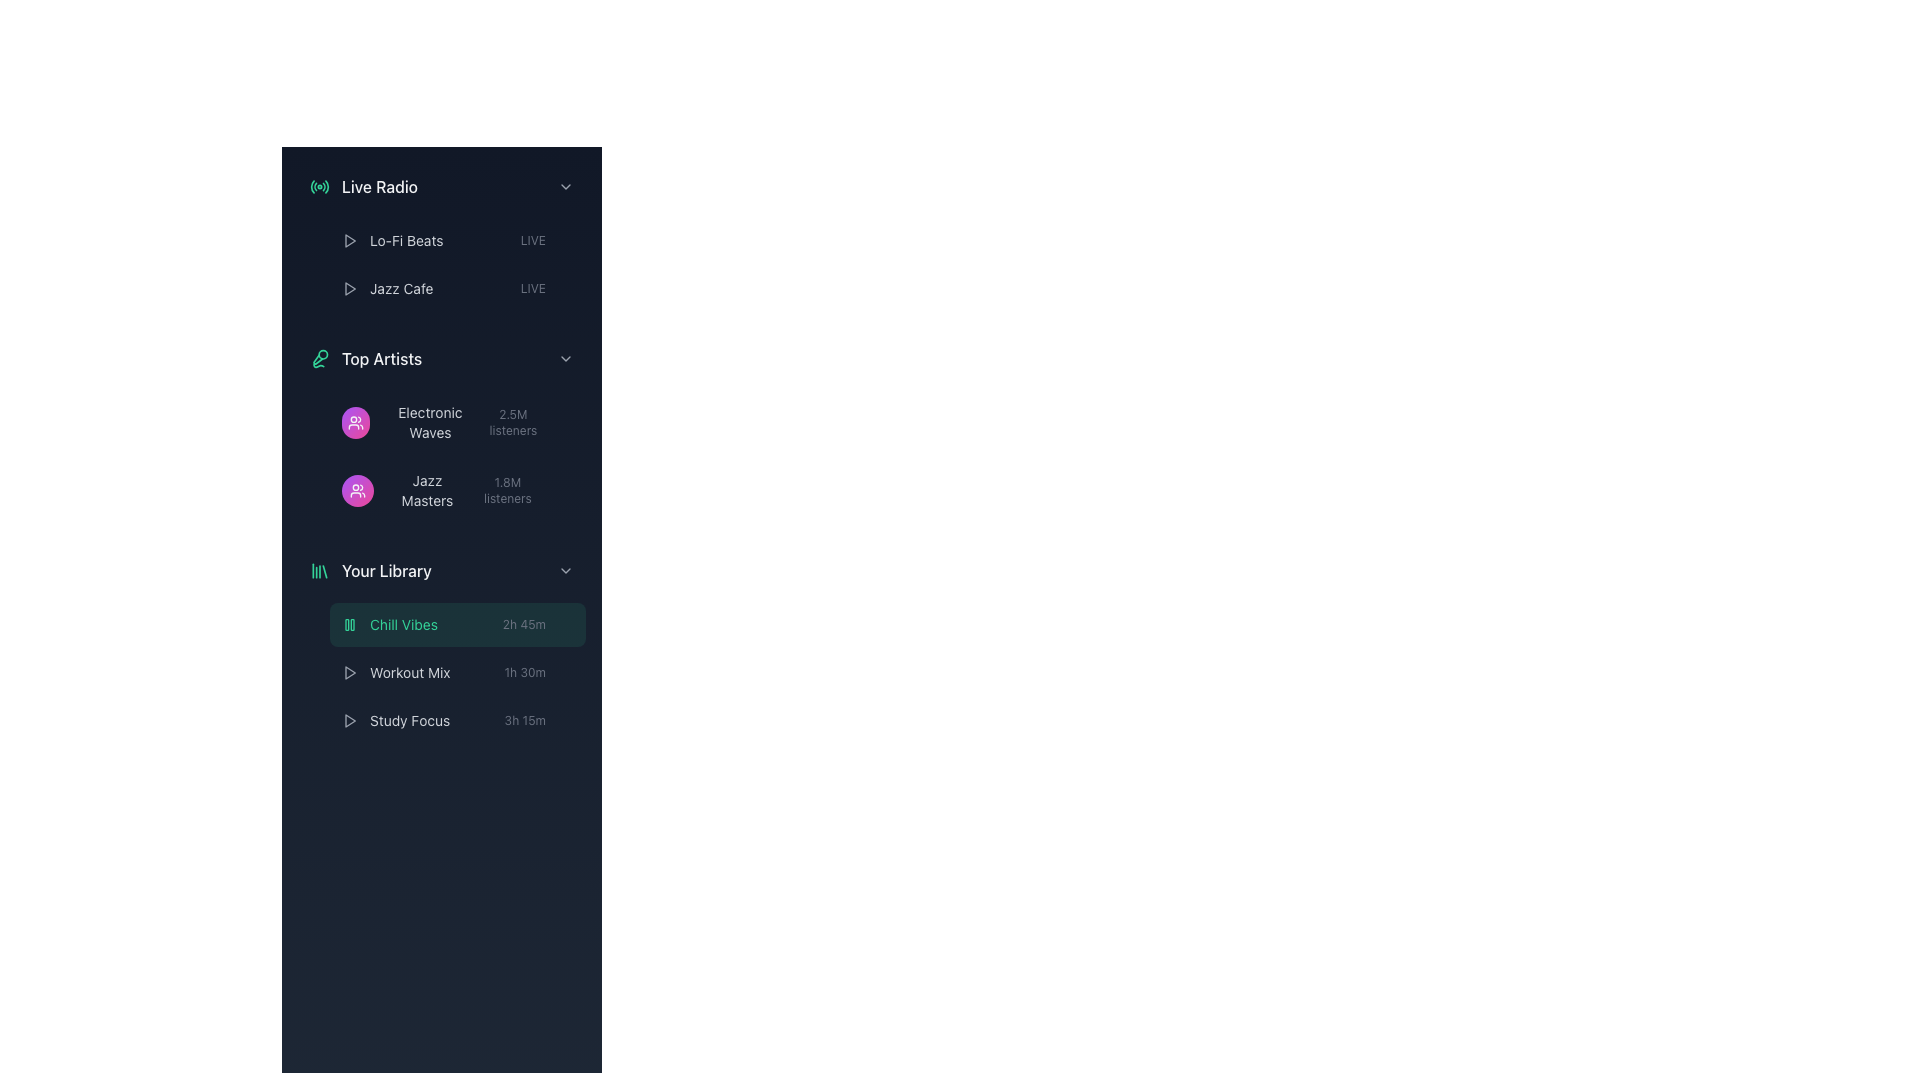 This screenshot has height=1080, width=1920. I want to click on the interactive play button icon for 'Lo-Fi Beats', so click(350, 289).